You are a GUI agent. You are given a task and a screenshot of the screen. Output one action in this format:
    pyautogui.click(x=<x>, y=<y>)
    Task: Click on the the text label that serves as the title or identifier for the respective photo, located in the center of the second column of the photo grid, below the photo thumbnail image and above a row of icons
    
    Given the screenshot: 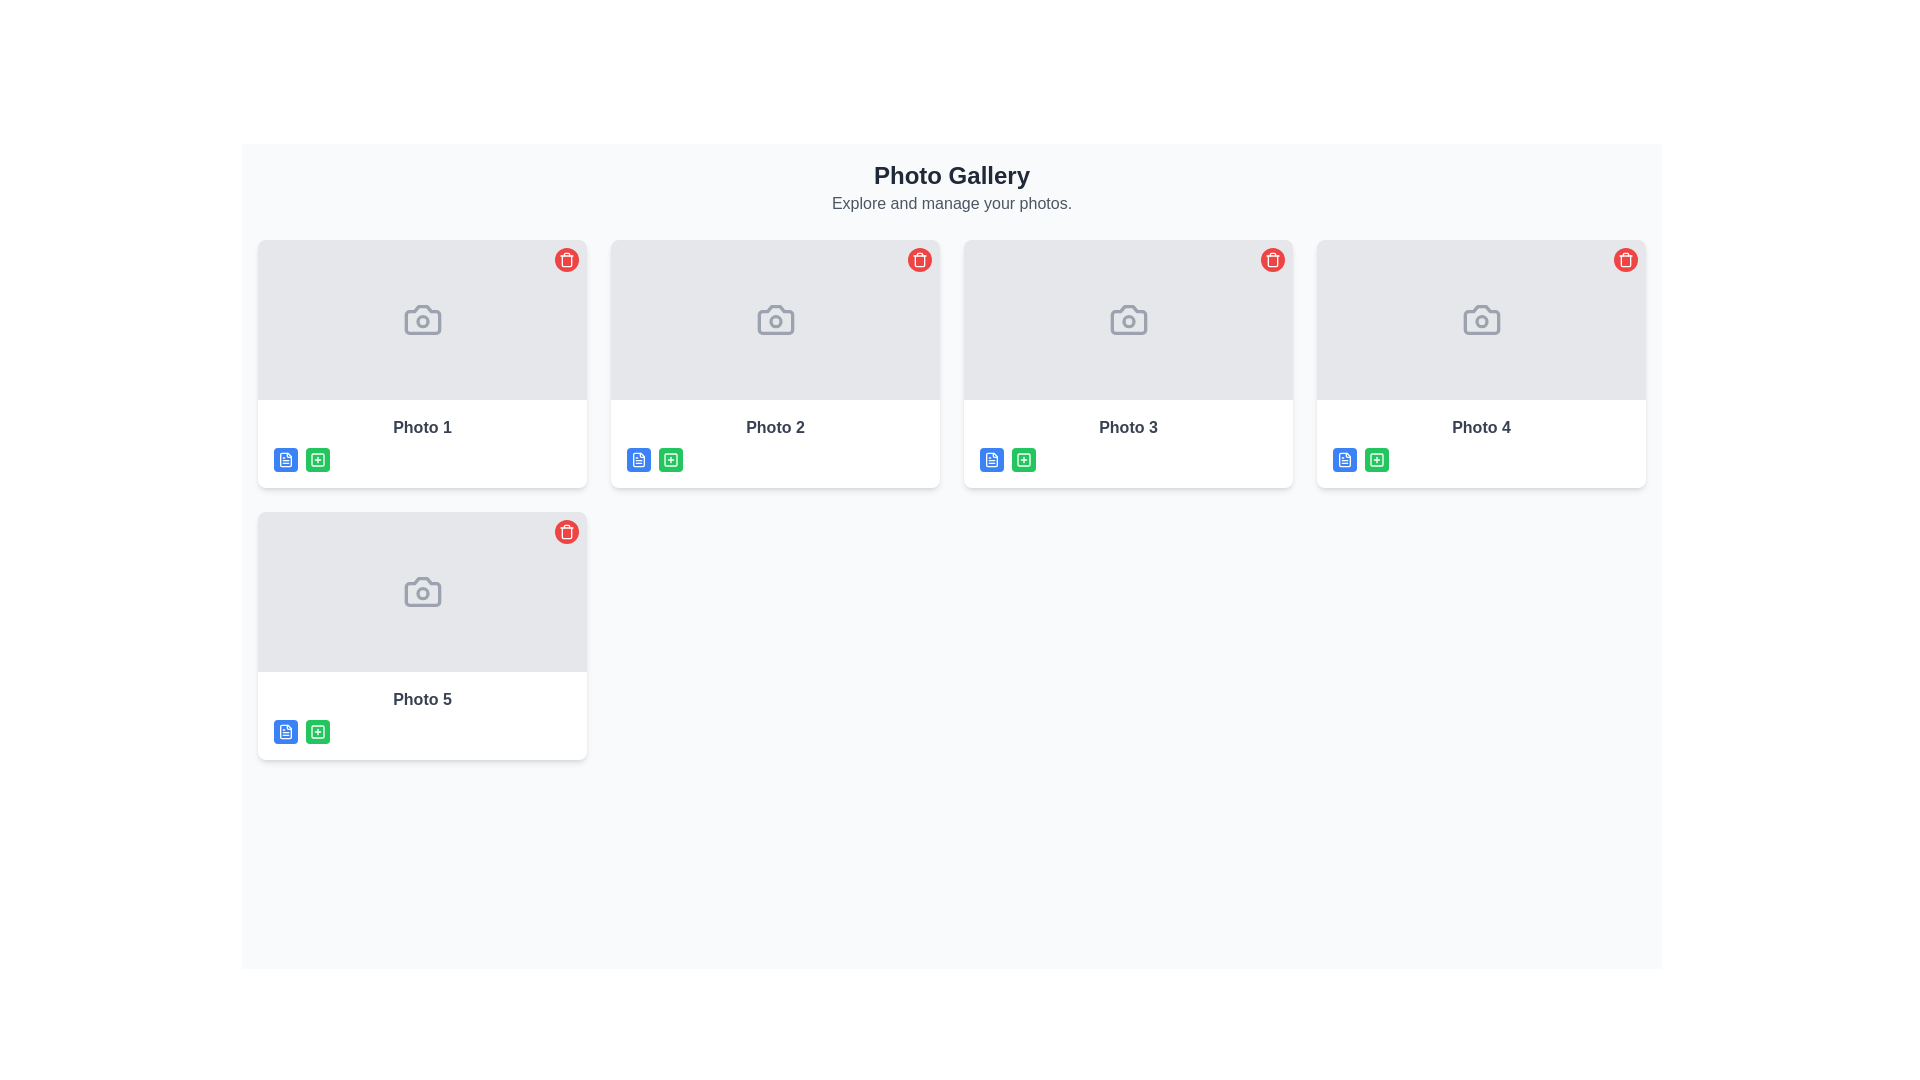 What is the action you would take?
    pyautogui.click(x=774, y=427)
    